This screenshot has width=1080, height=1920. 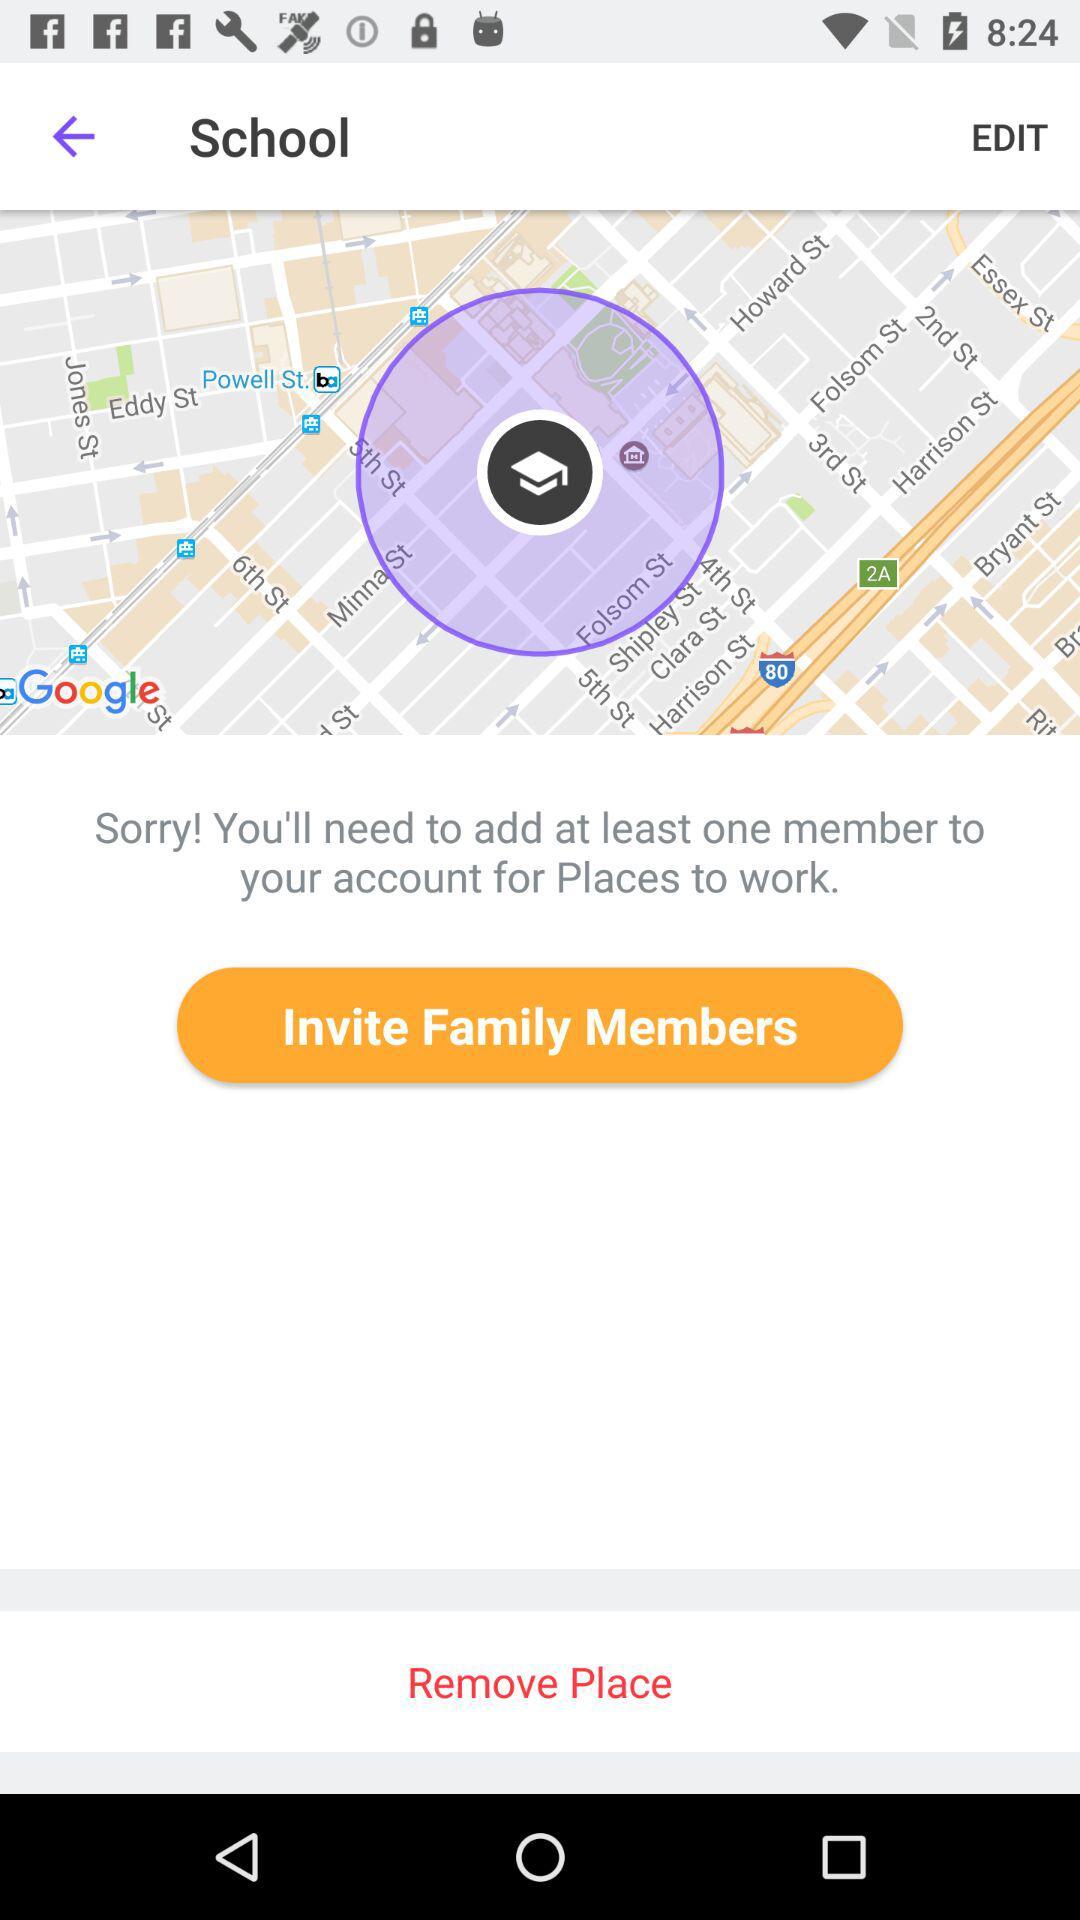 I want to click on the icon at the top right corner, so click(x=1009, y=135).